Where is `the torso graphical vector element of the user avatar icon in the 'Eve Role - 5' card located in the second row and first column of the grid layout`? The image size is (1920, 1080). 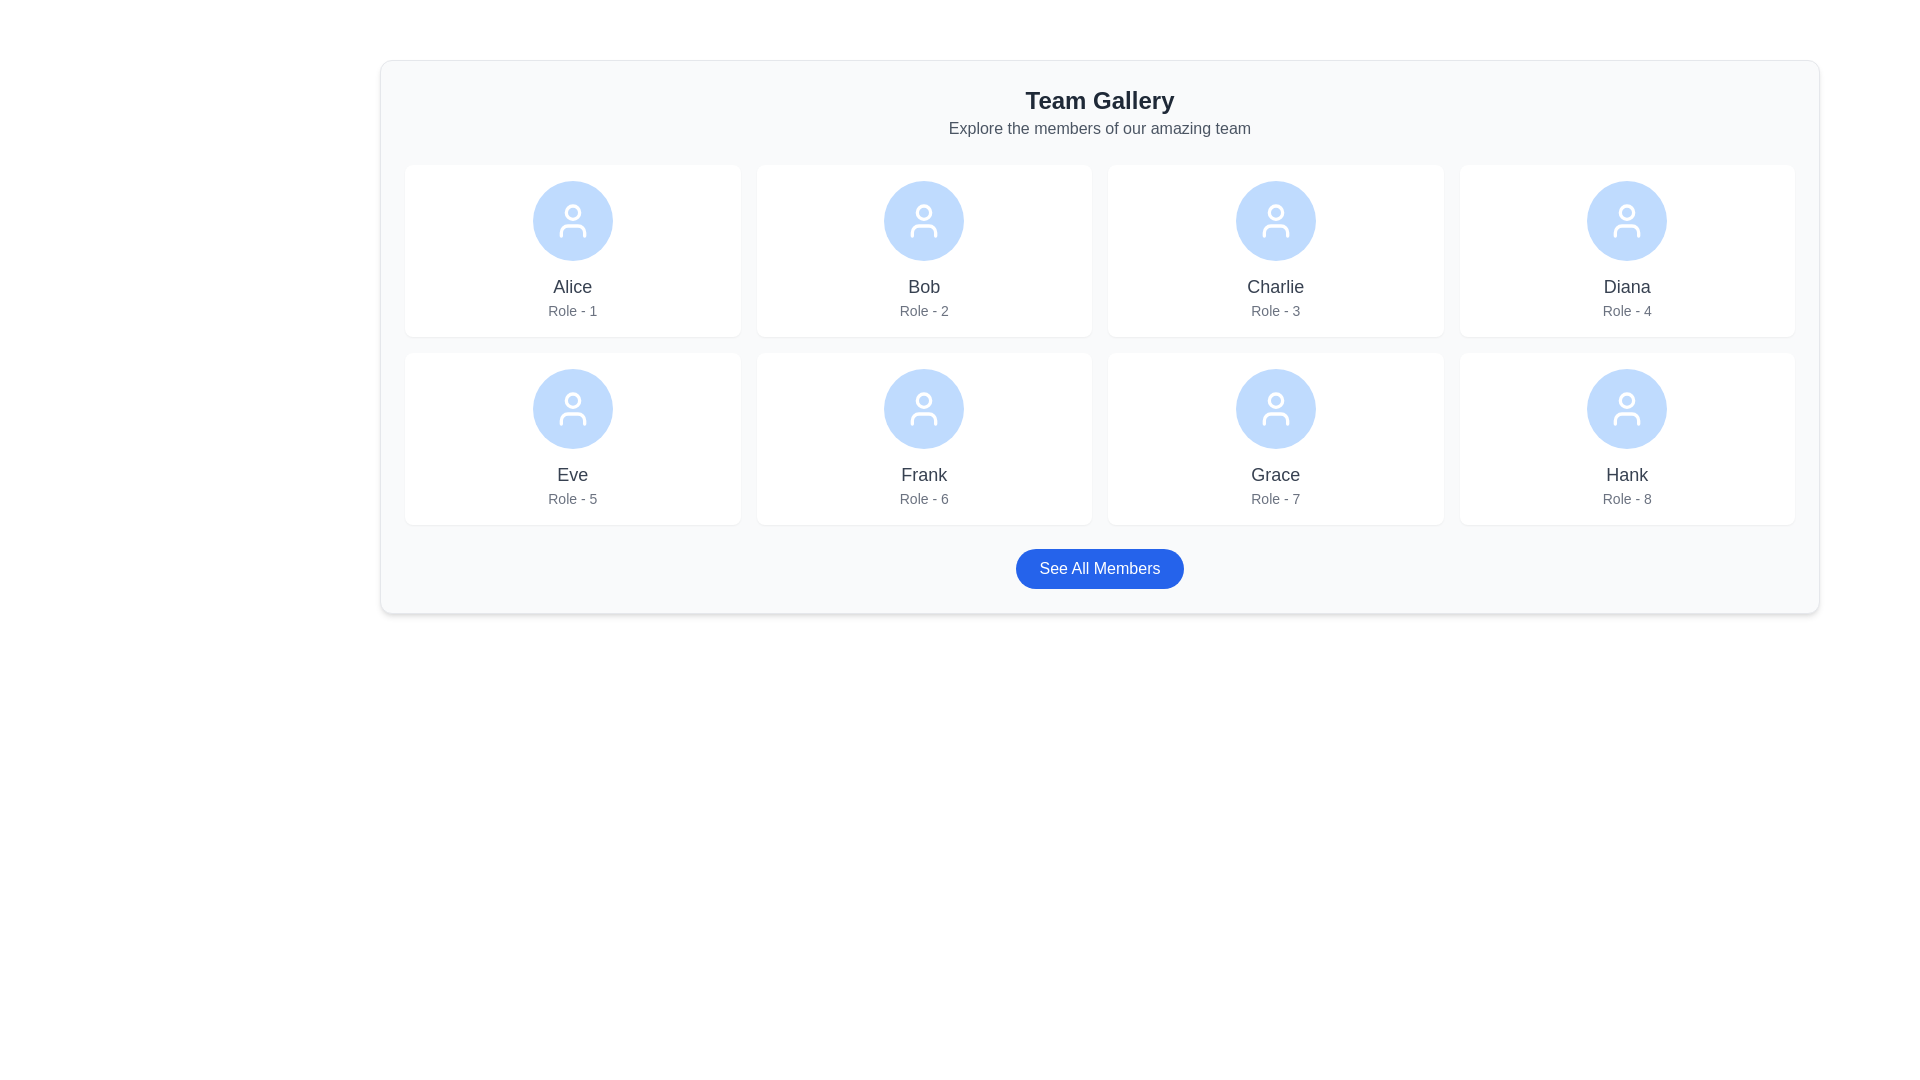
the torso graphical vector element of the user avatar icon in the 'Eve Role - 5' card located in the second row and first column of the grid layout is located at coordinates (571, 418).